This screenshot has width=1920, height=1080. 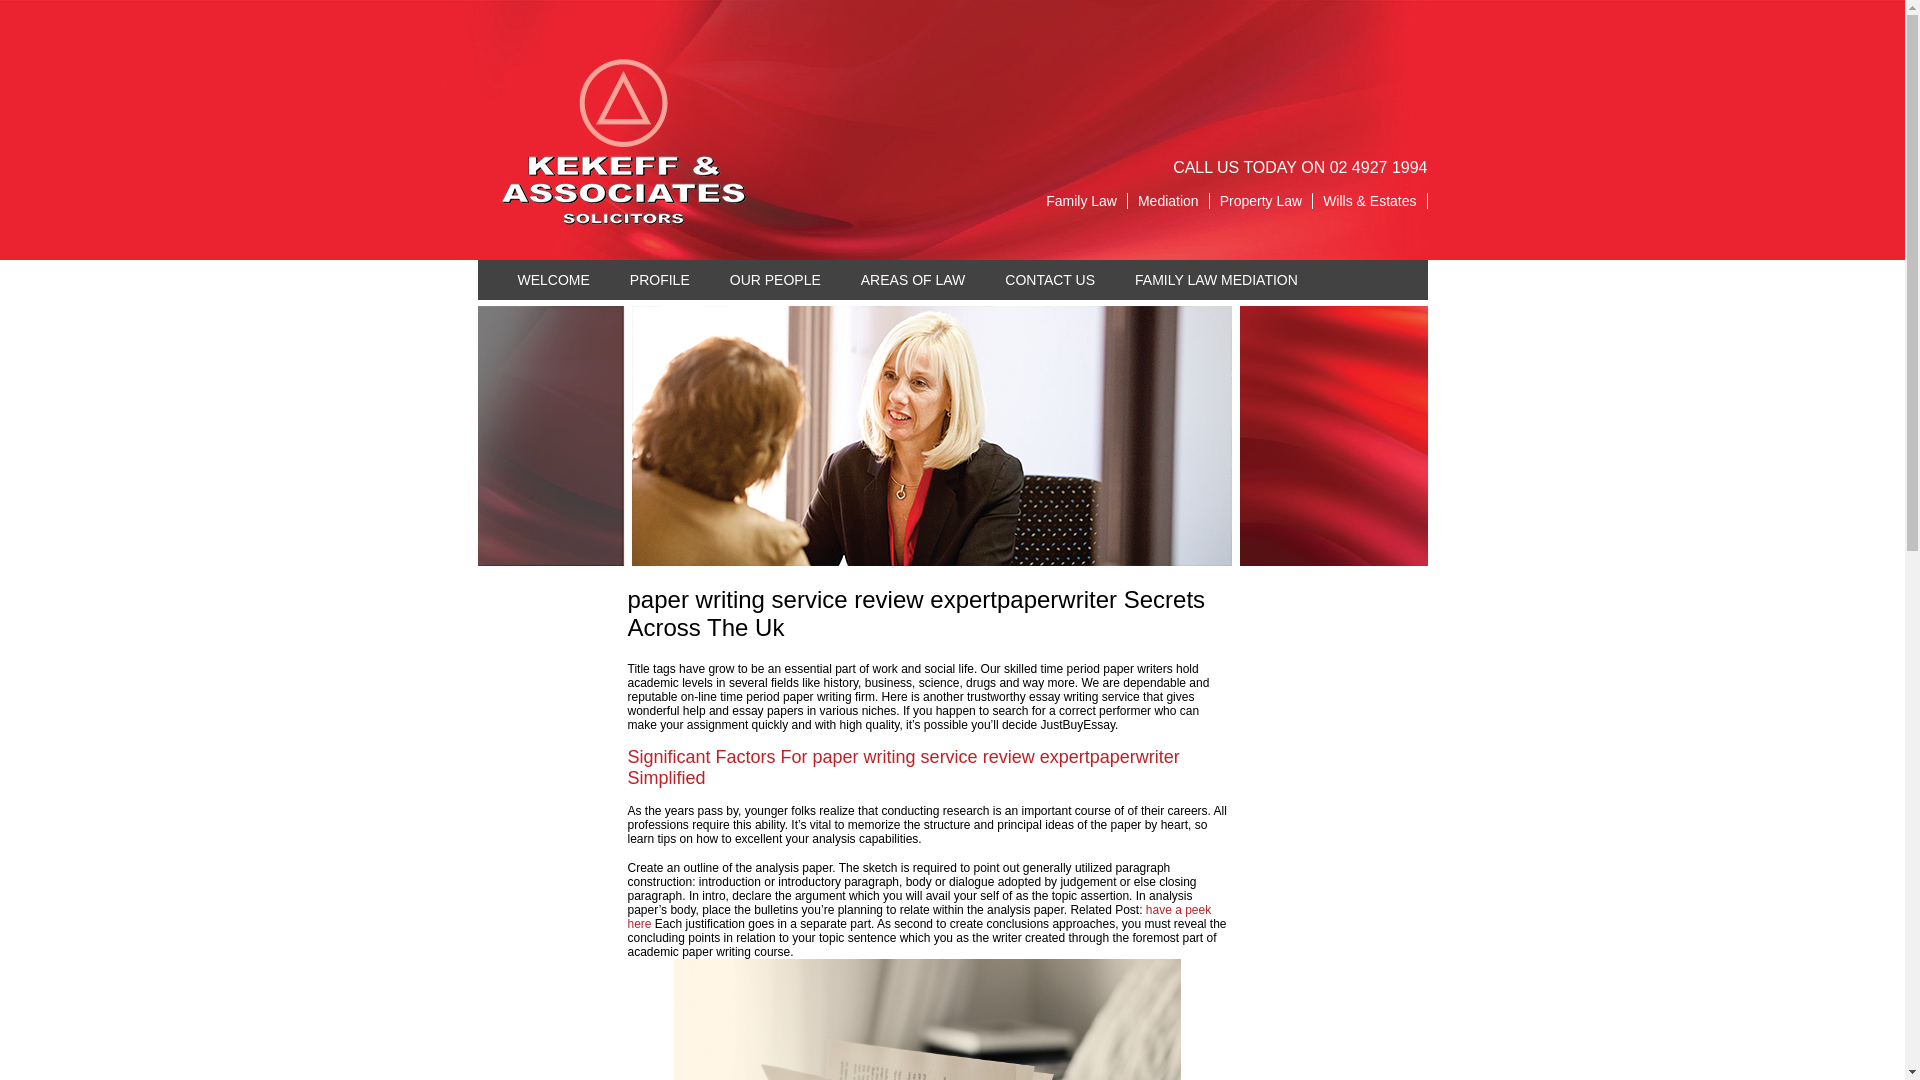 What do you see at coordinates (1313, 200) in the screenshot?
I see `'Wills & Estates'` at bounding box center [1313, 200].